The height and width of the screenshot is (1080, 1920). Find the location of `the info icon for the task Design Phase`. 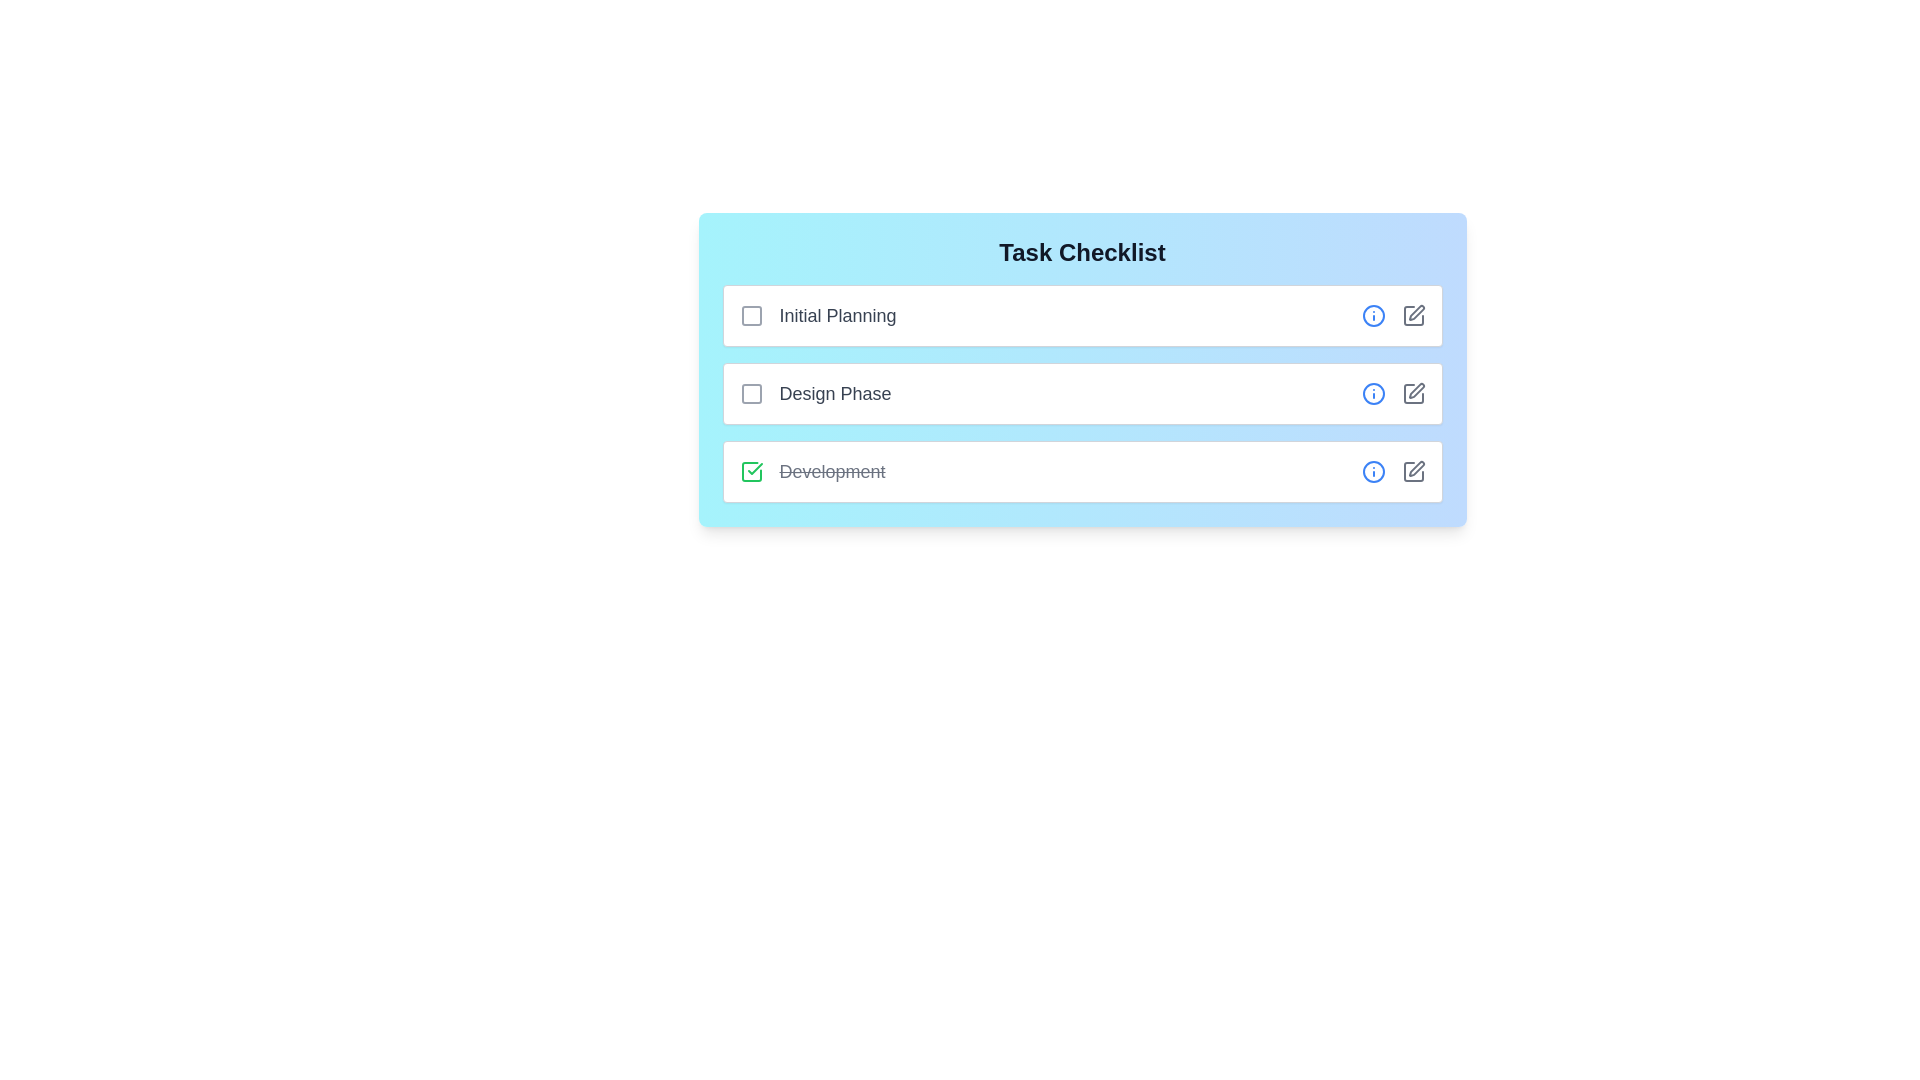

the info icon for the task Design Phase is located at coordinates (1372, 393).